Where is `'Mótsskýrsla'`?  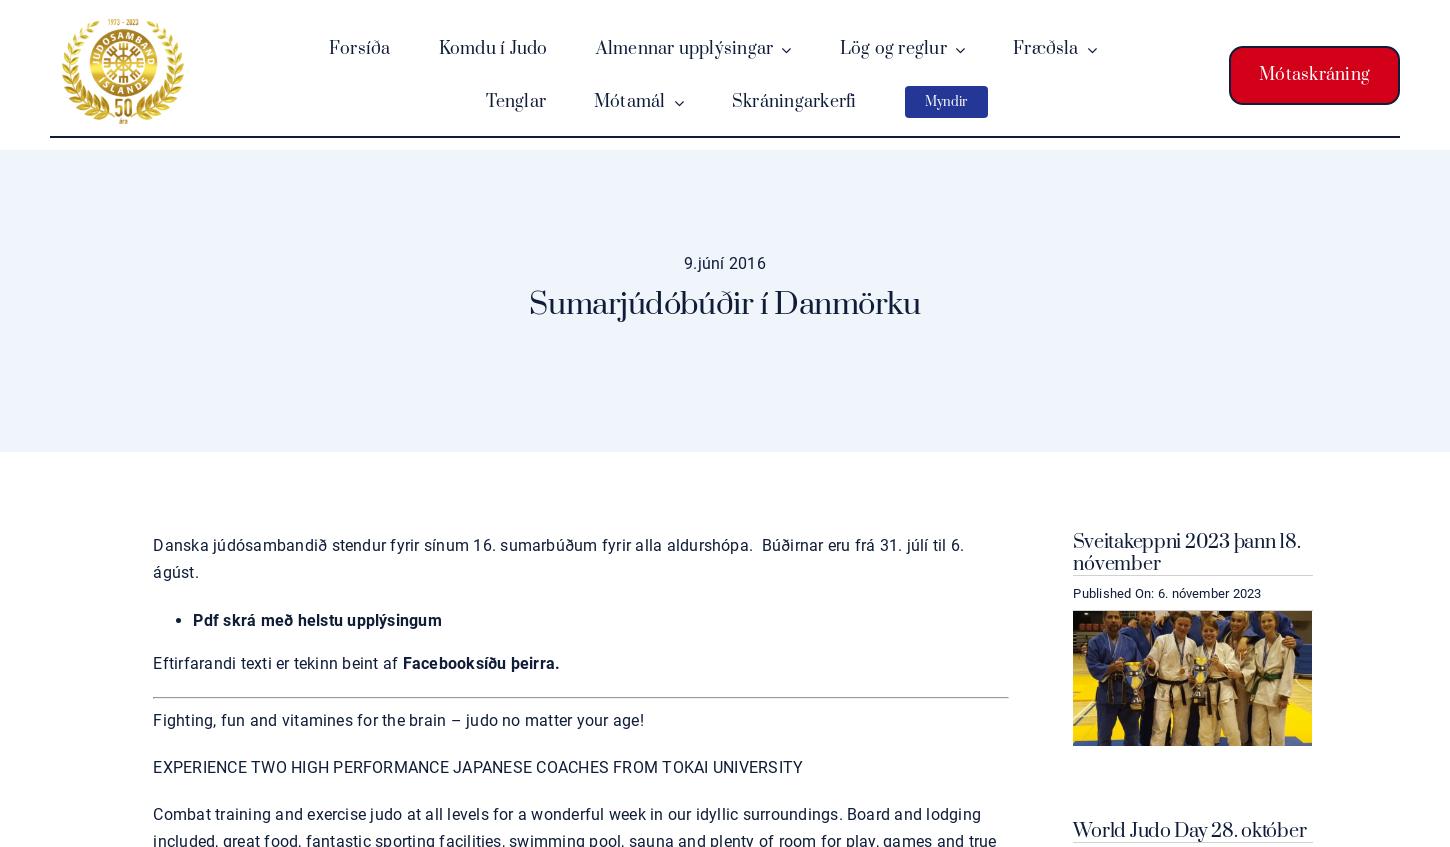
'Mótsskýrsla' is located at coordinates (654, 256).